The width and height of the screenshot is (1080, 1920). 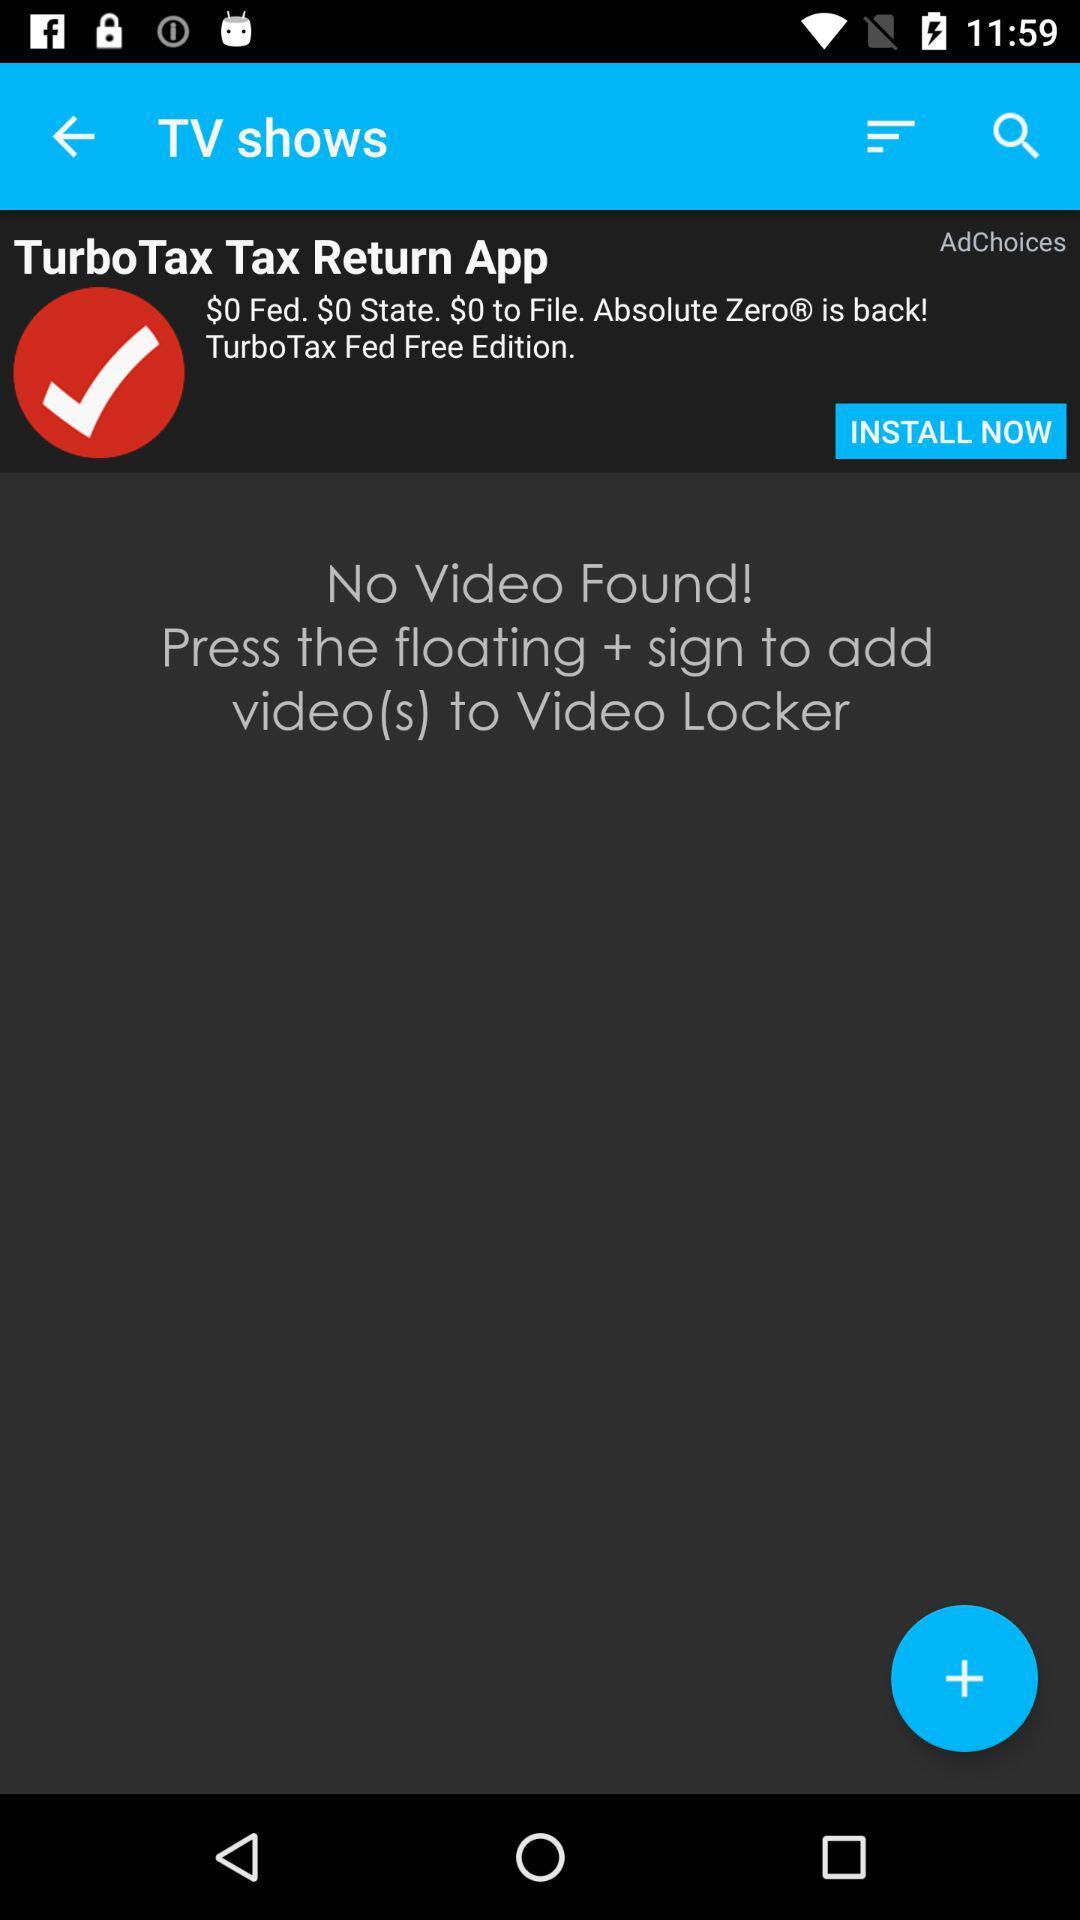 I want to click on item below 0 fed 0, so click(x=950, y=430).